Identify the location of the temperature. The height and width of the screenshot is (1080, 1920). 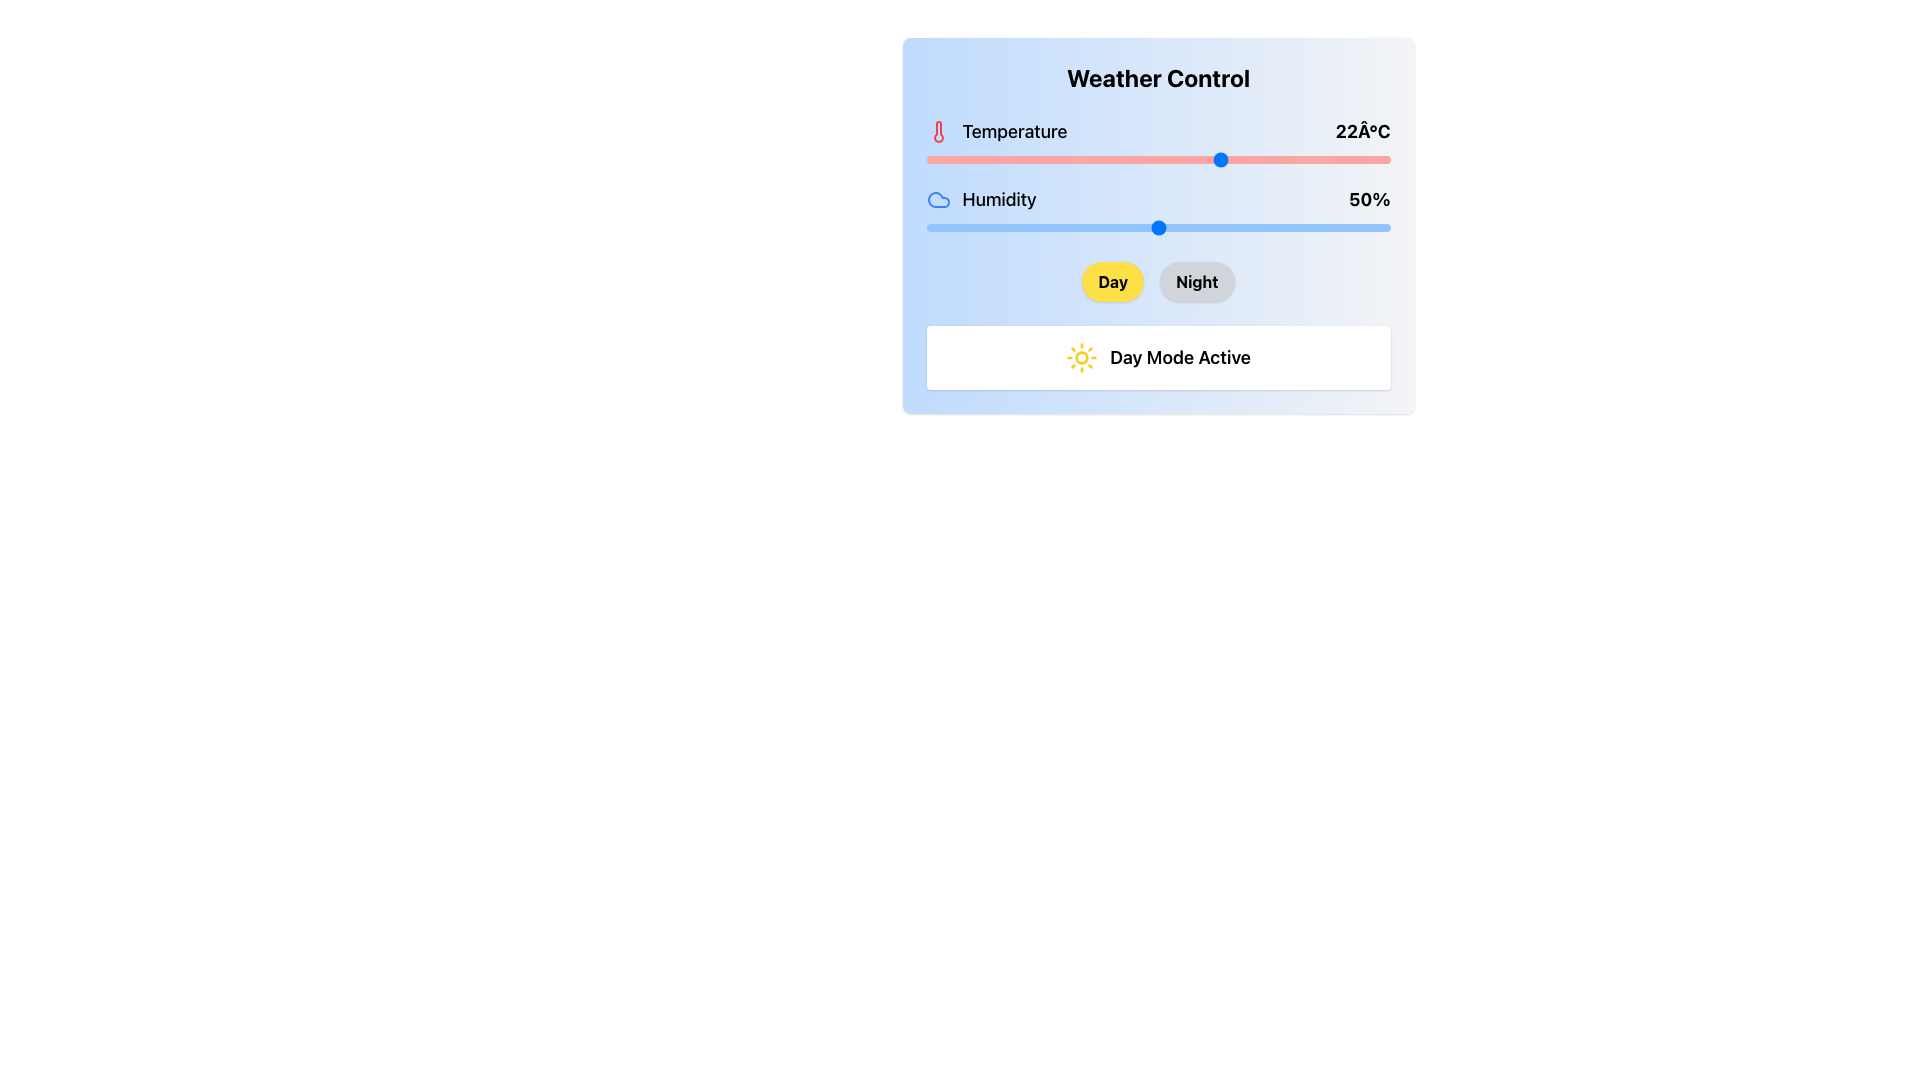
(1074, 158).